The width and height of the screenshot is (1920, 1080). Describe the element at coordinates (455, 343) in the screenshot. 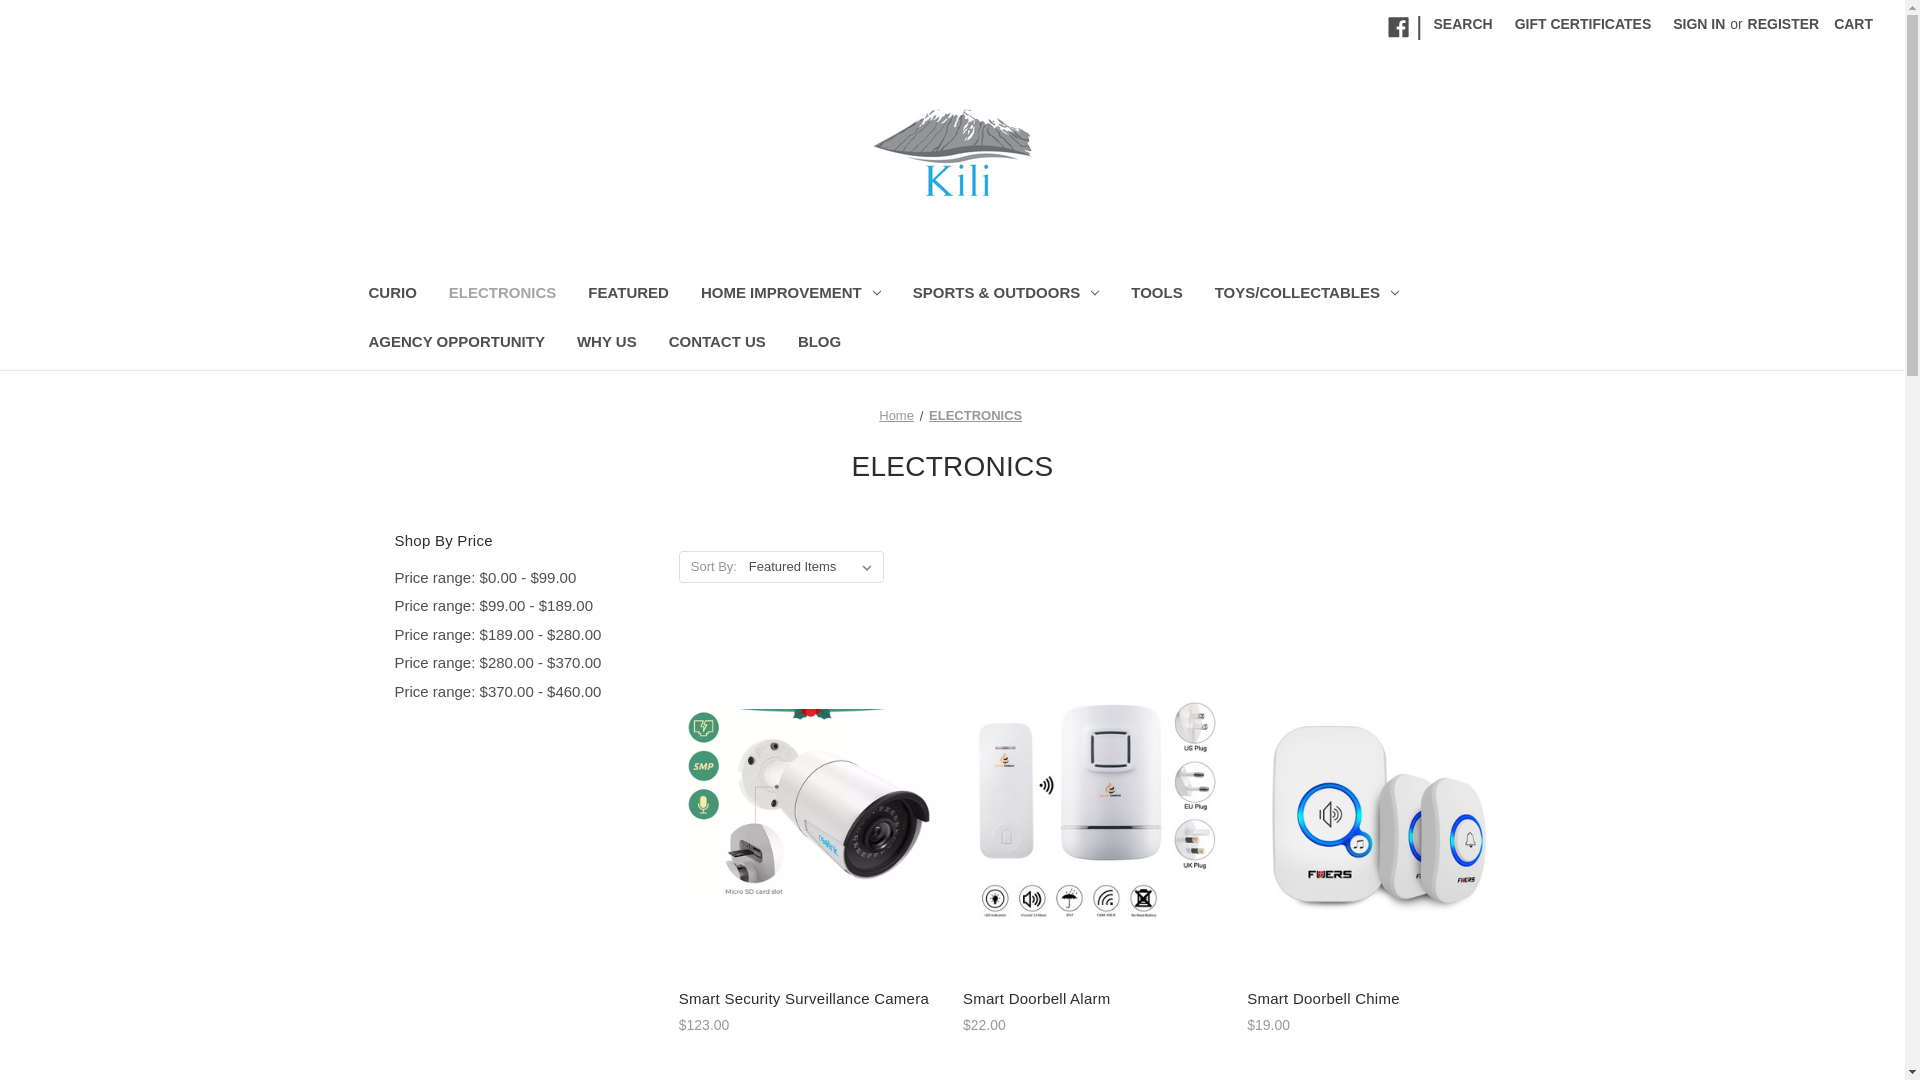

I see `'AGENCY OPPORTUNITY'` at that location.